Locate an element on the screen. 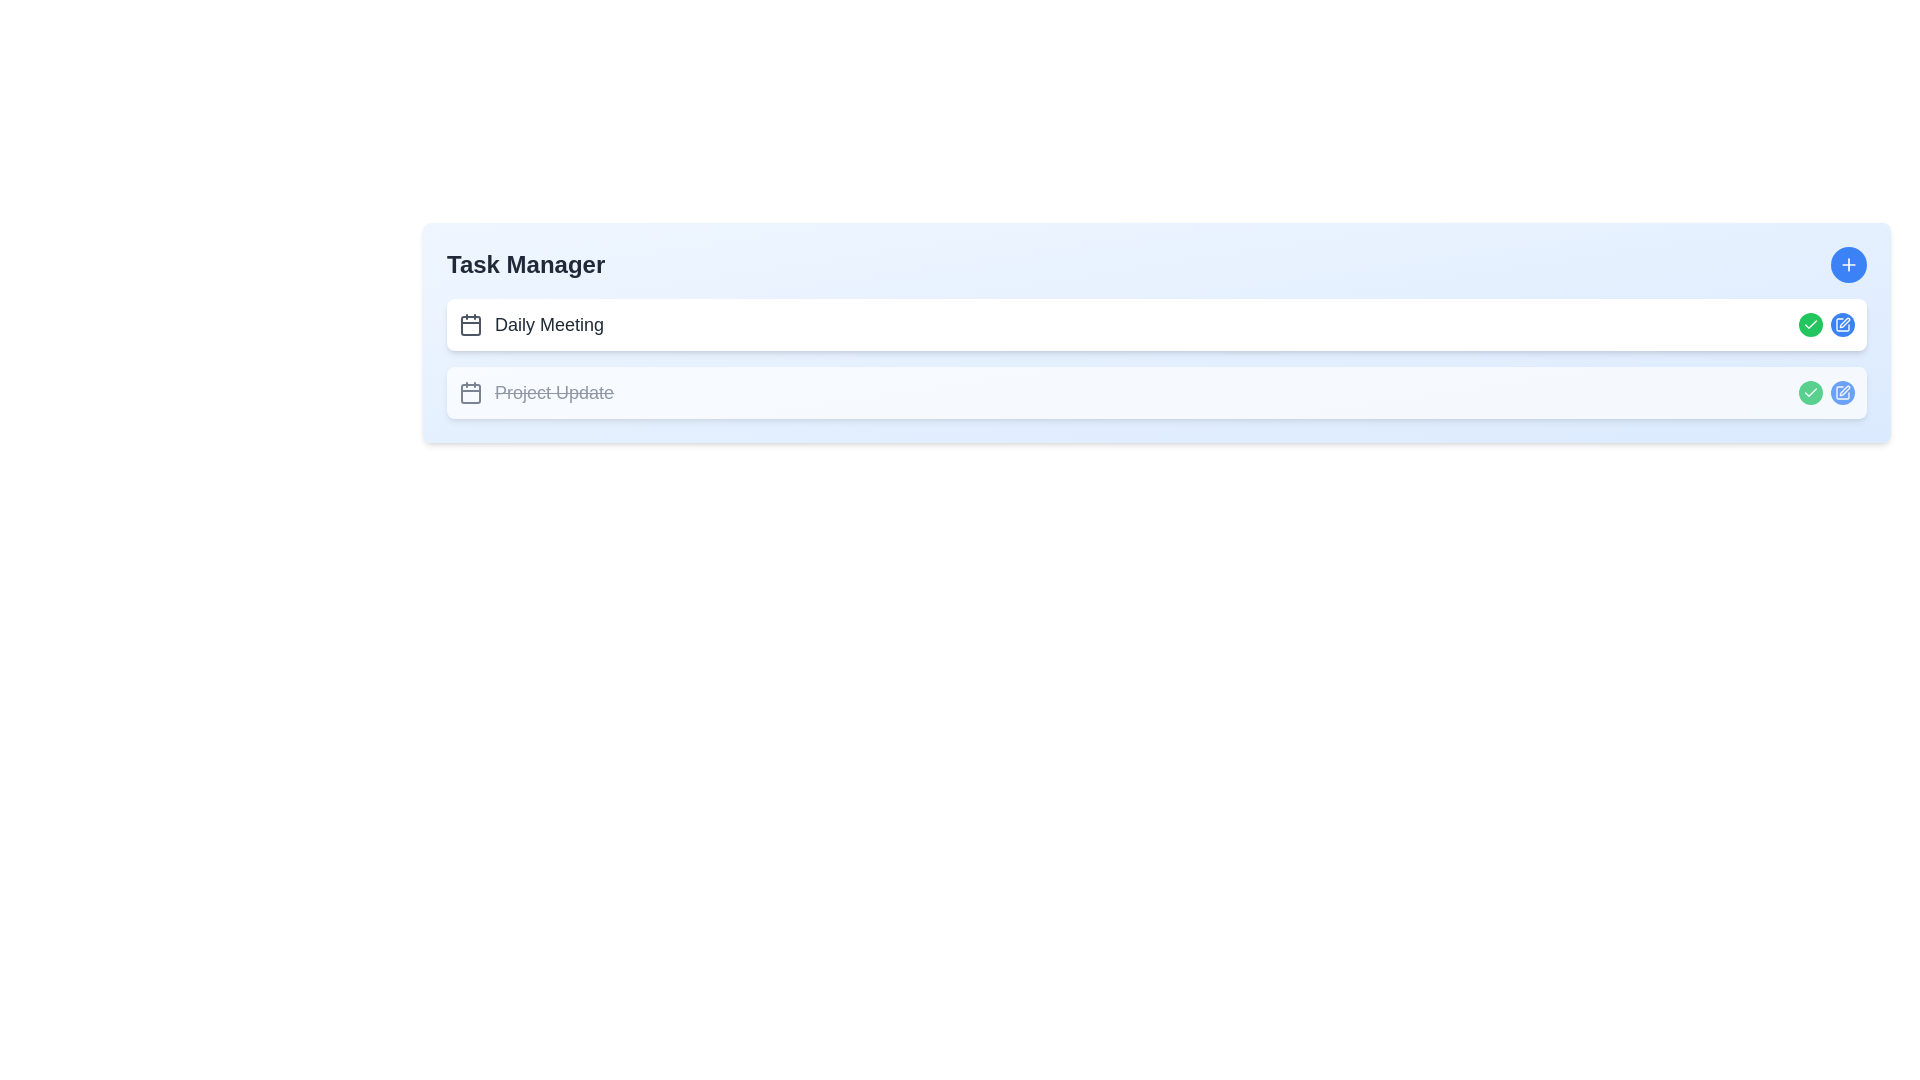 The image size is (1920, 1080). the icon-based button resembling a document with an attached pen symbol, located in the top row of icons in the task list section, adjacent to the 'Daily Meeting' task entry is located at coordinates (1842, 323).